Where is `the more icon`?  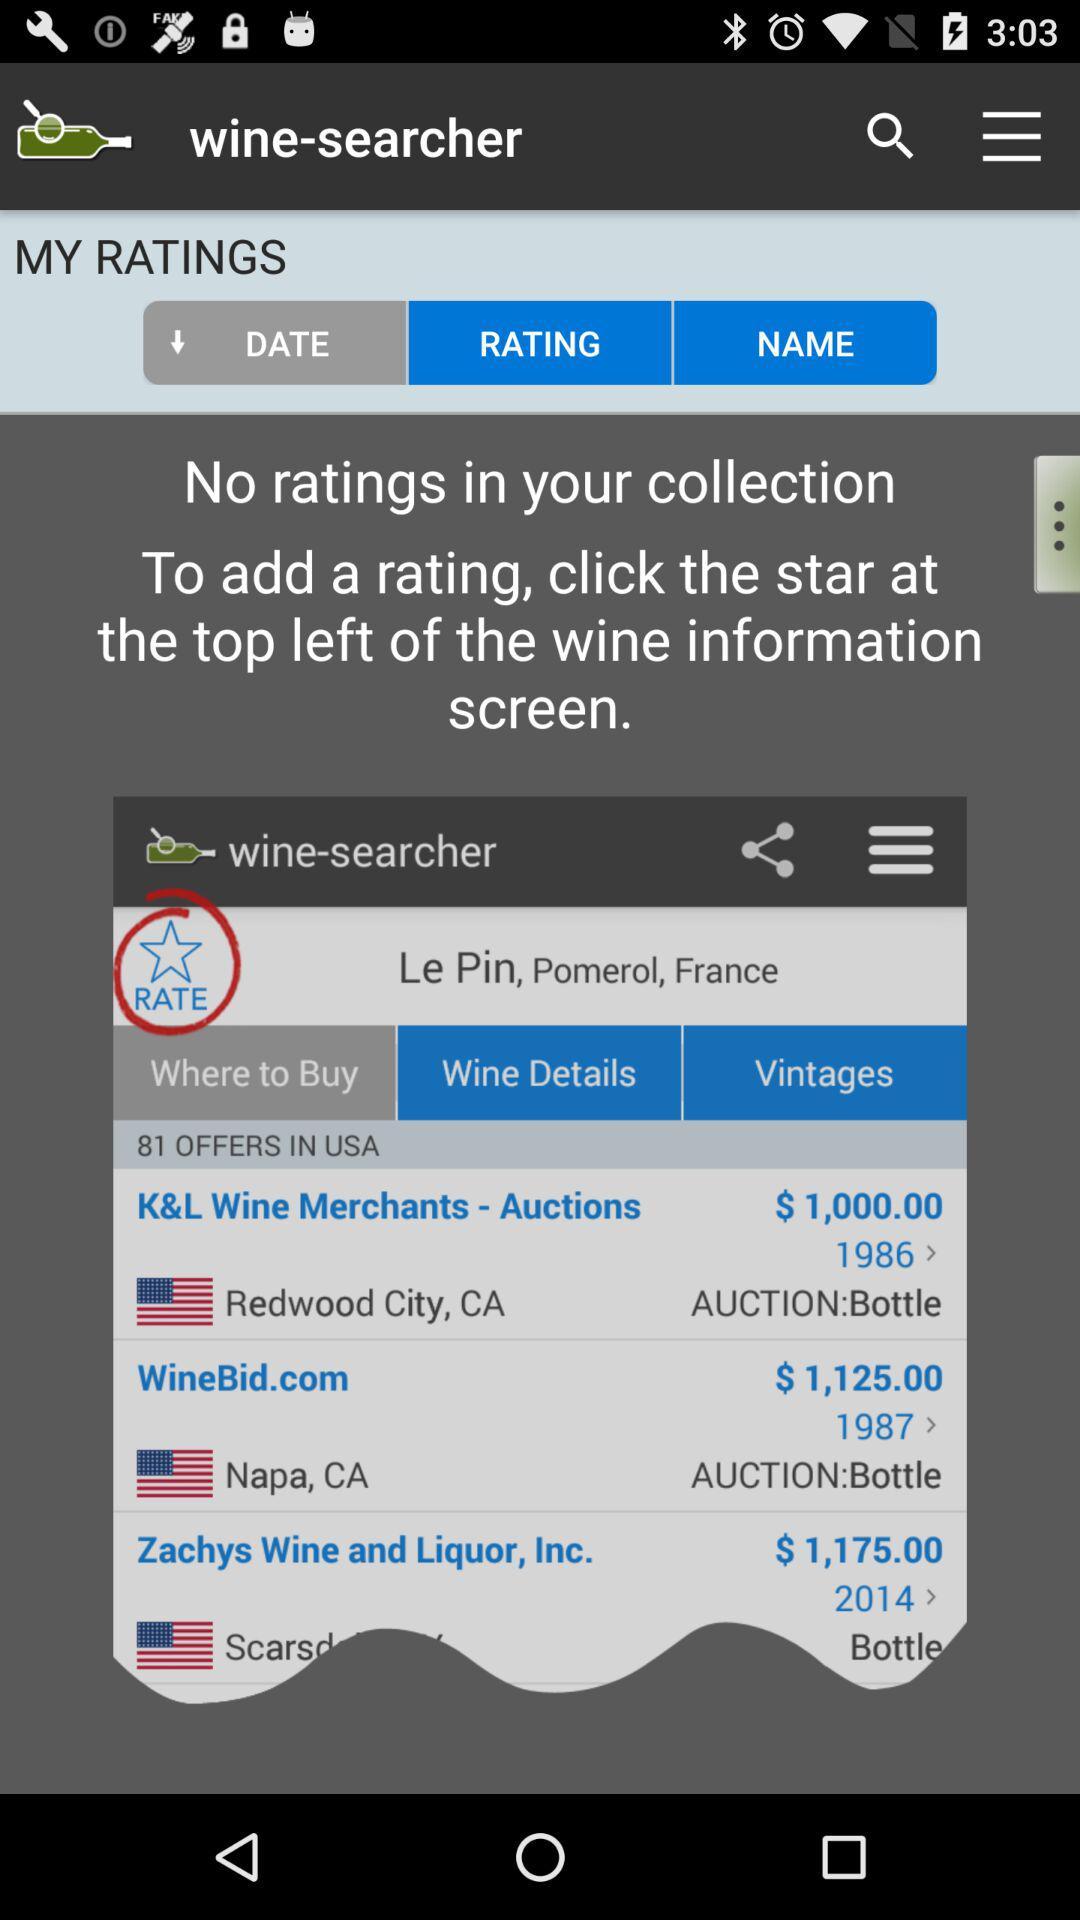 the more icon is located at coordinates (1039, 556).